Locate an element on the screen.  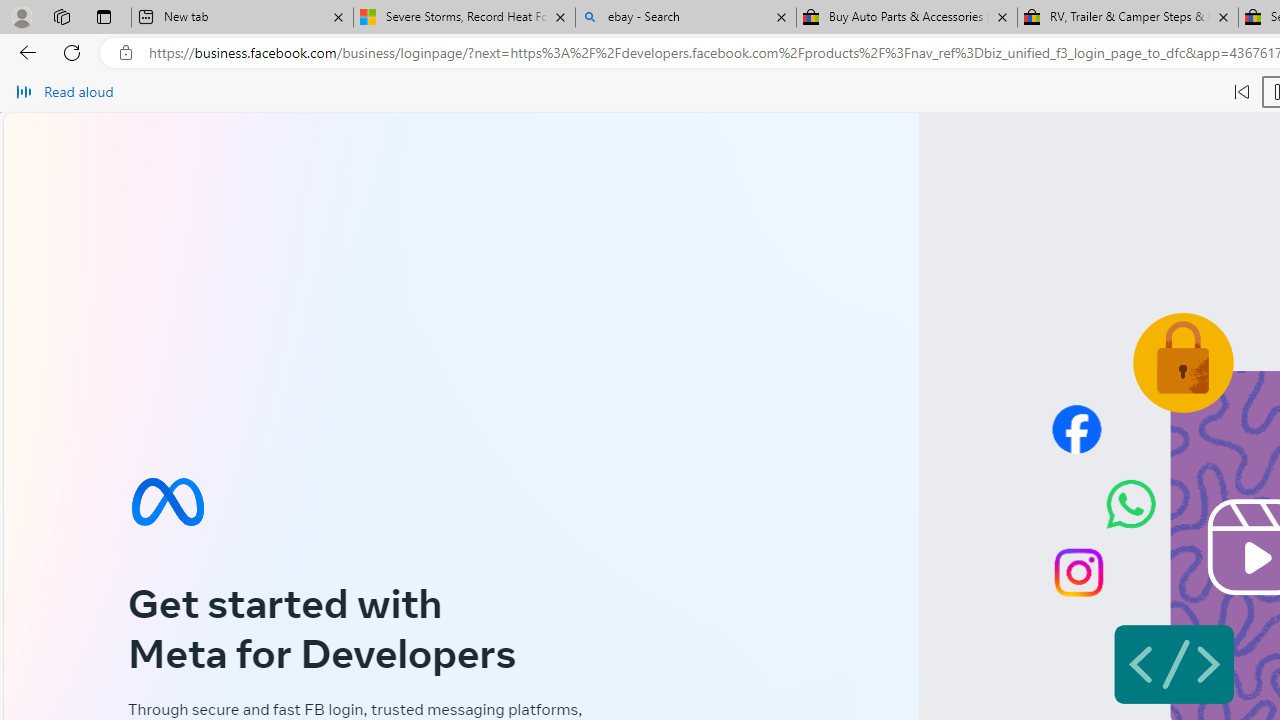
'Meta symbol' is located at coordinates (167, 501).